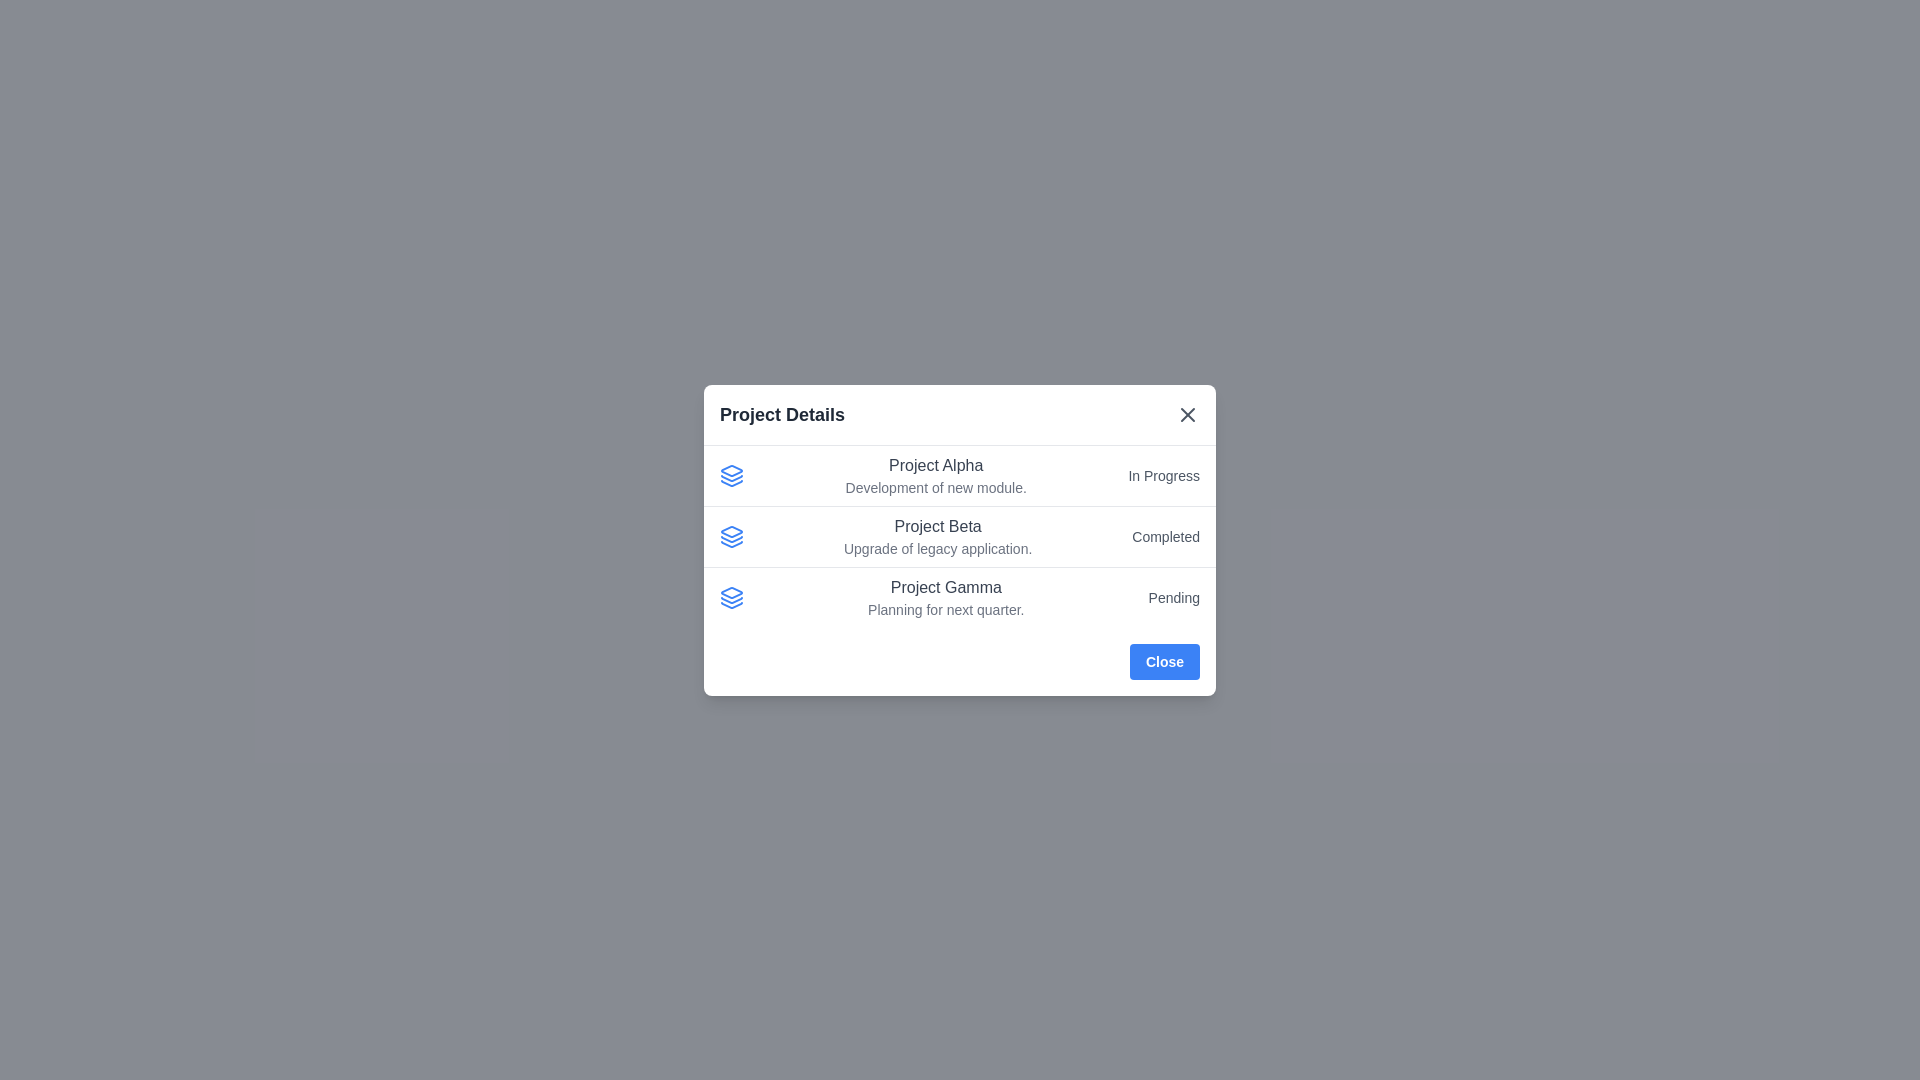 This screenshot has width=1920, height=1080. I want to click on the project icon for Project Alpha, so click(730, 475).